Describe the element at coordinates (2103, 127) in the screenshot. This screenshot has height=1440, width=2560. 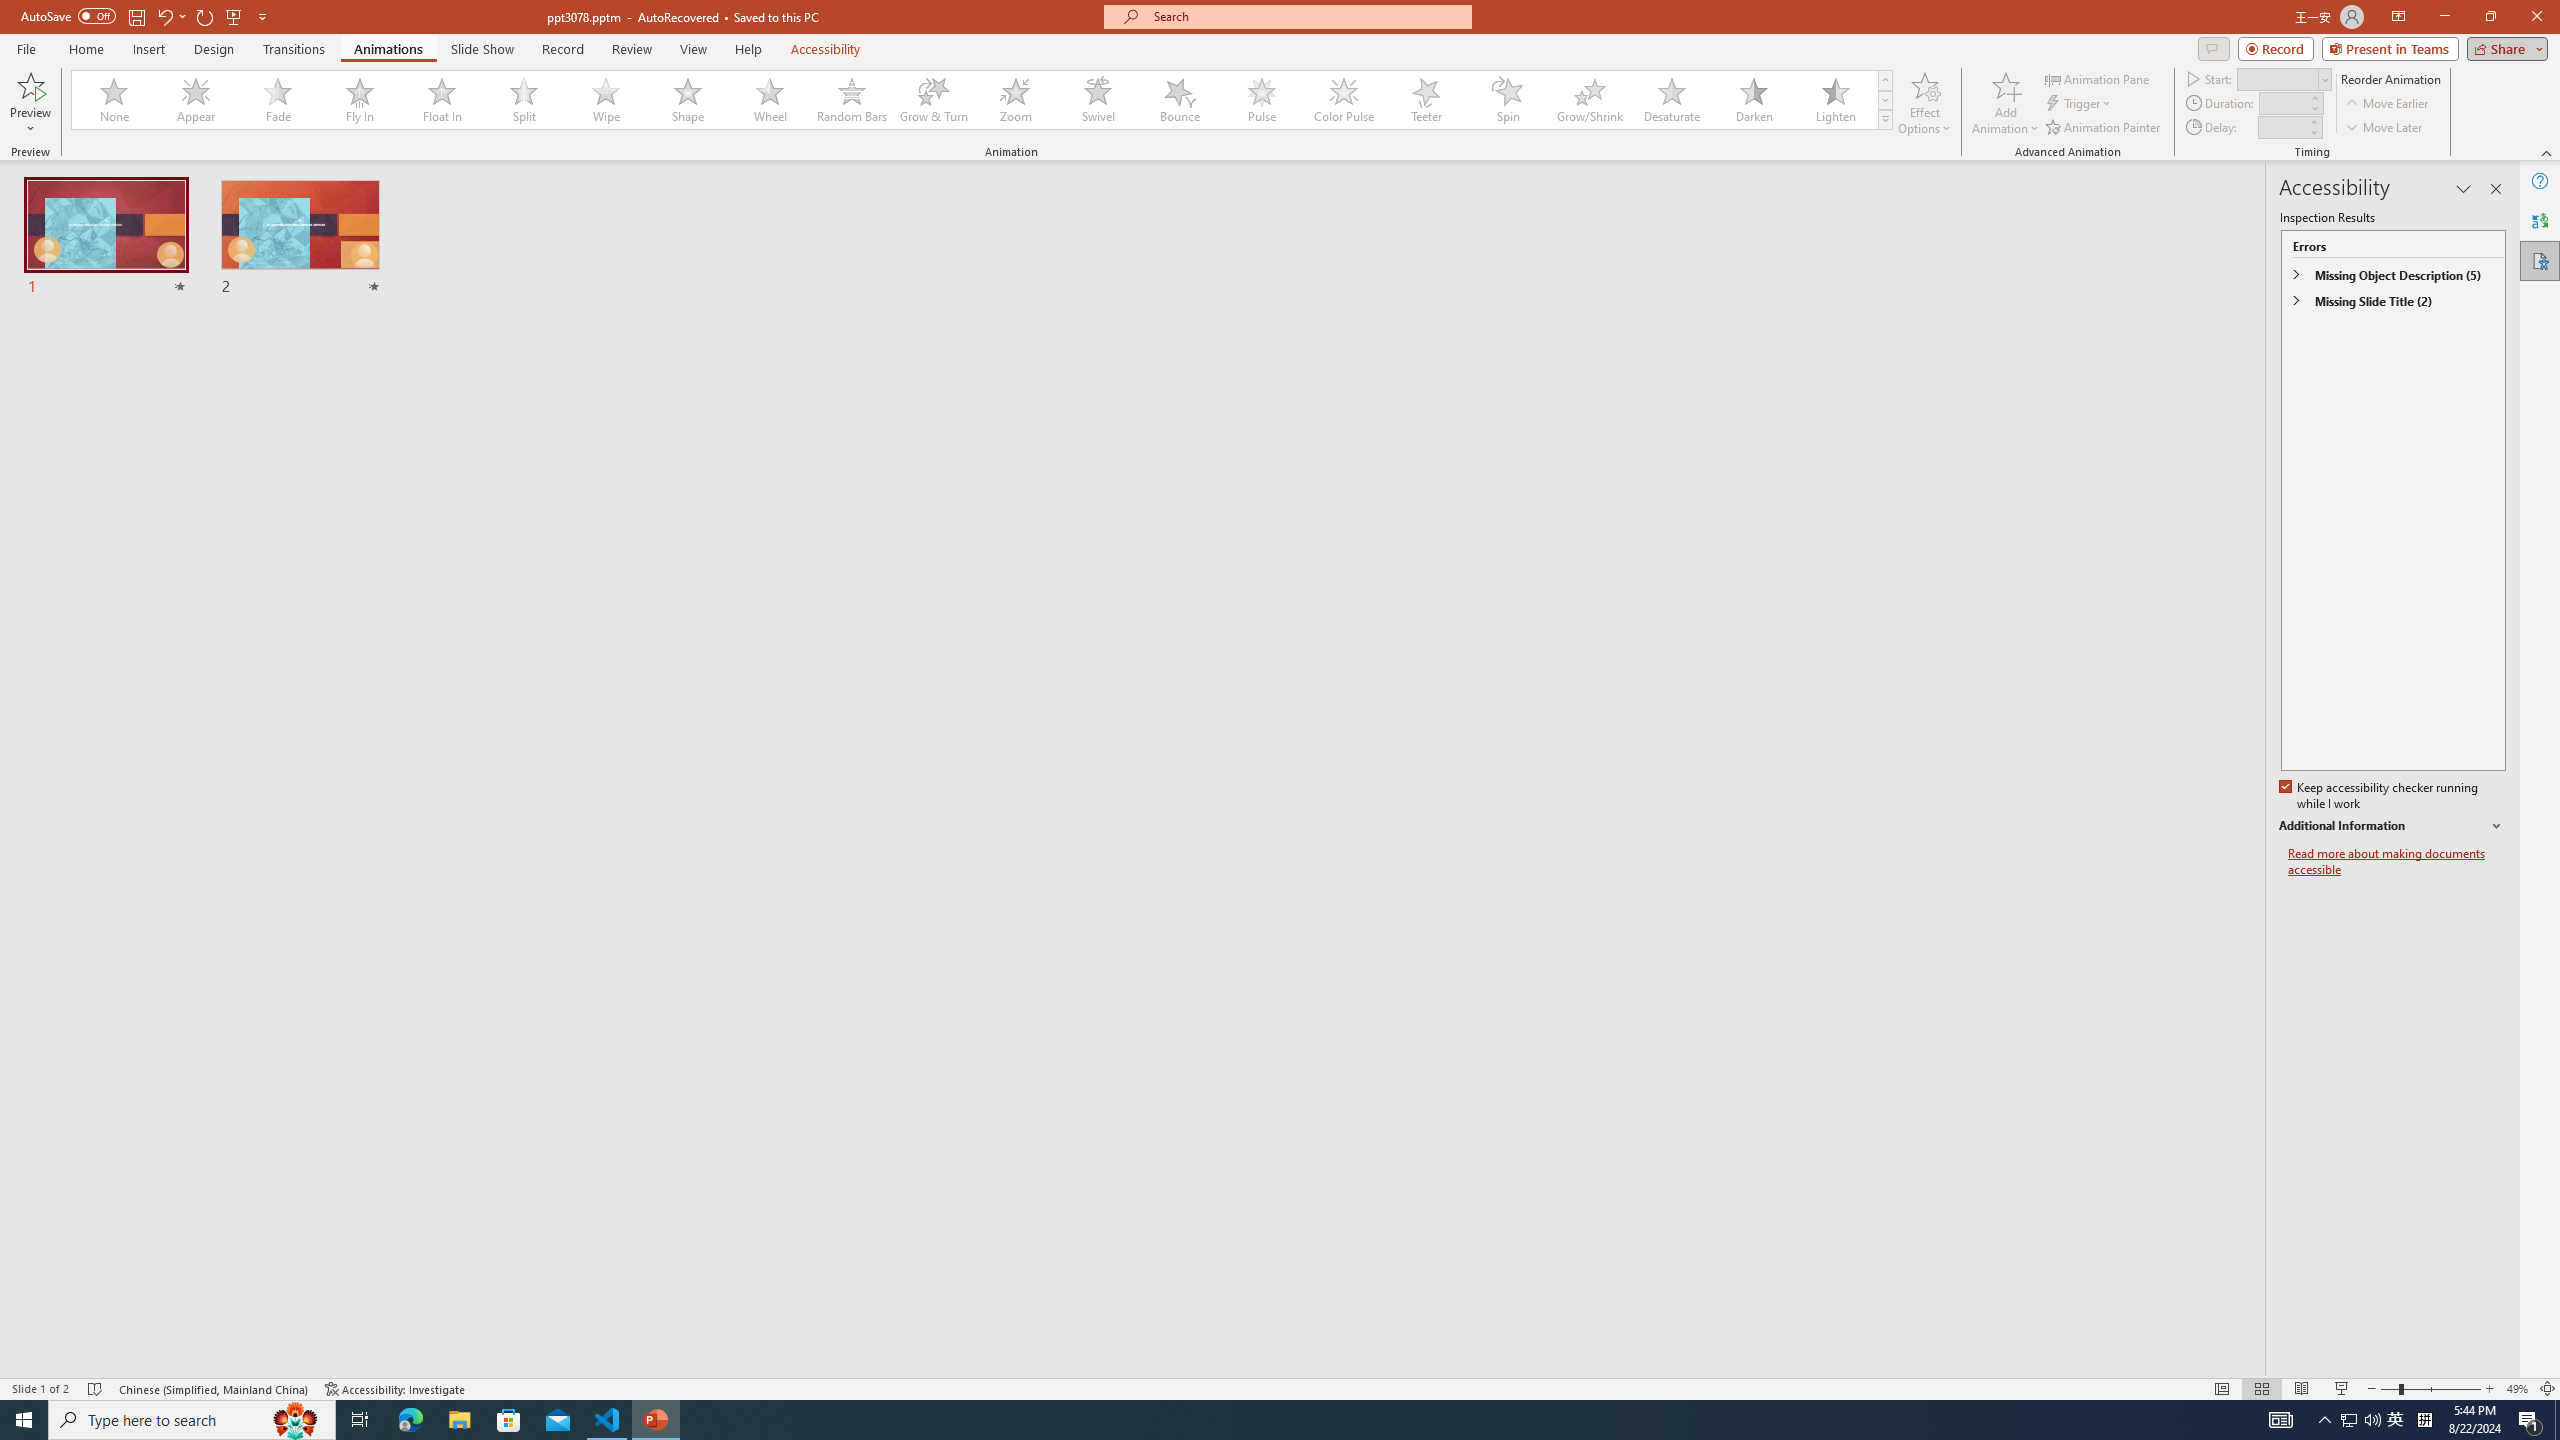
I see `'Animation Painter'` at that location.